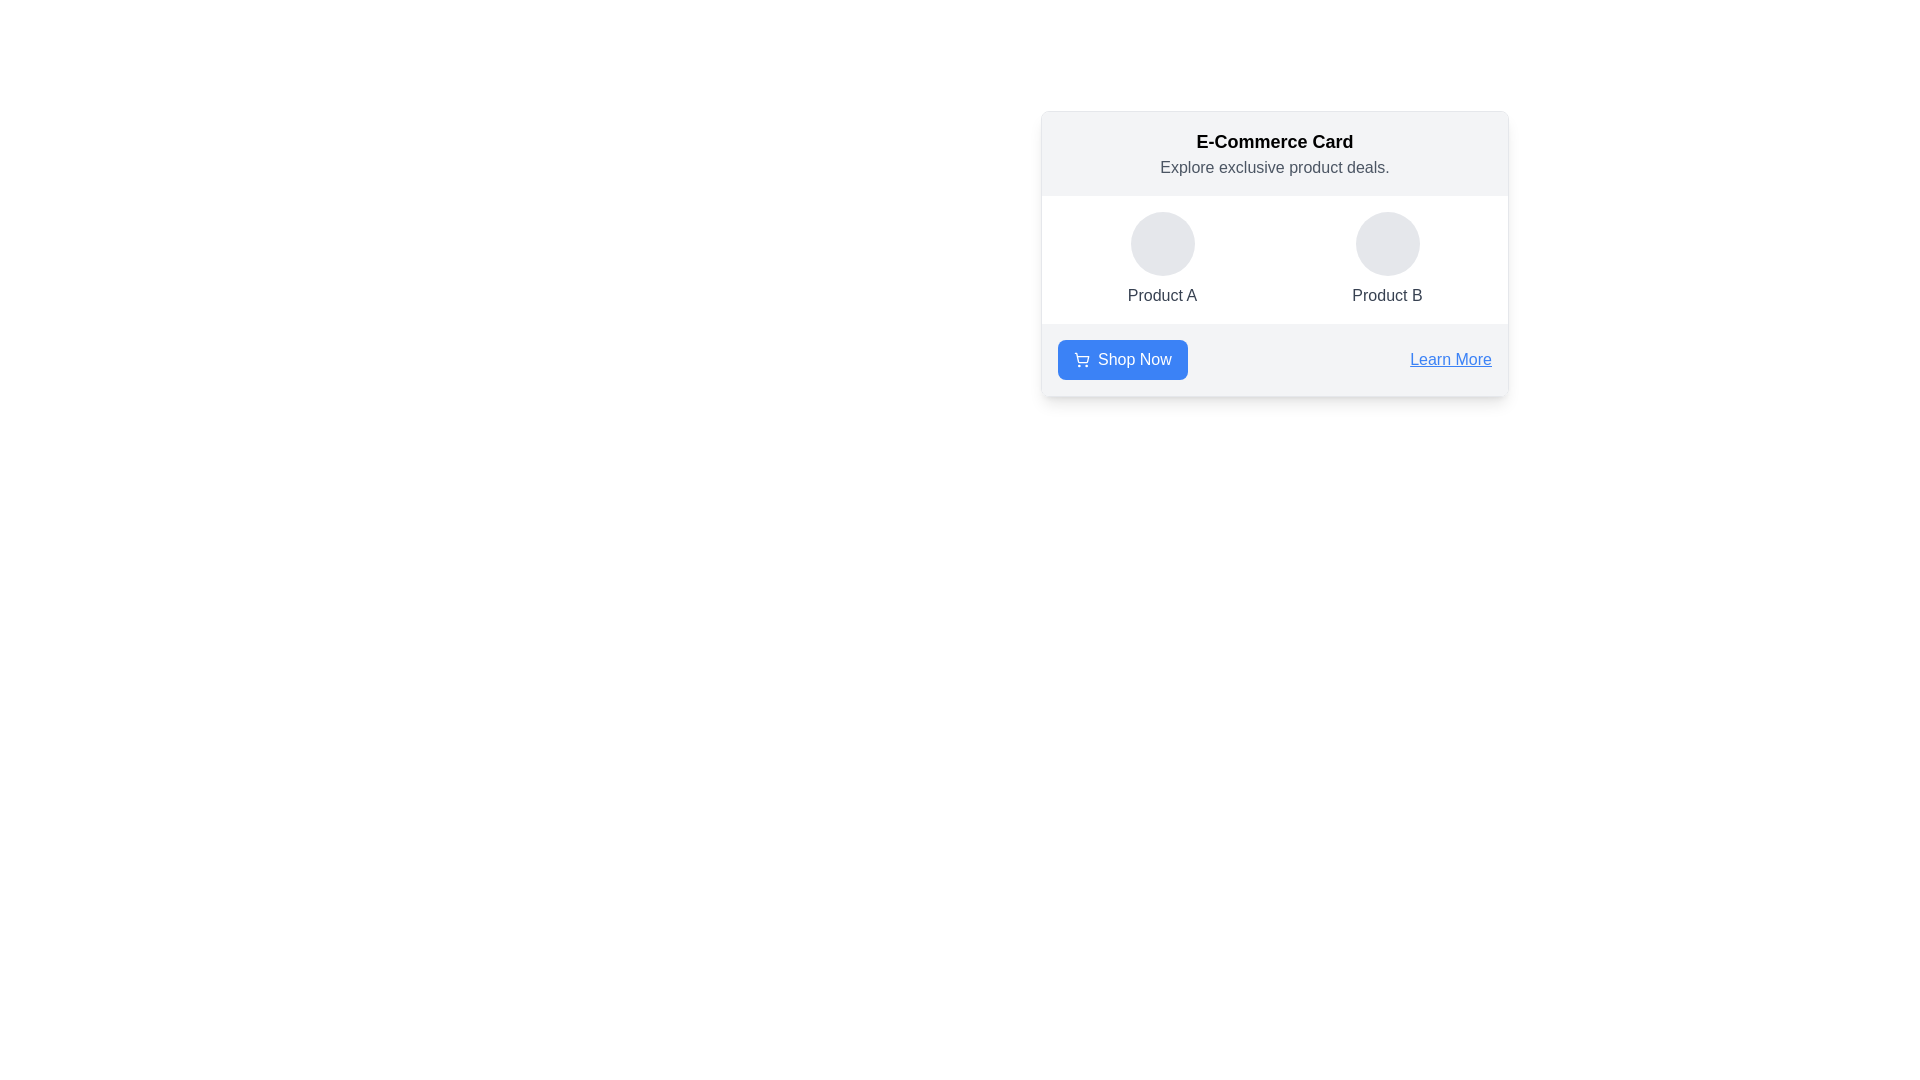 This screenshot has width=1920, height=1080. Describe the element at coordinates (1122, 358) in the screenshot. I see `the blue 'Shop Now' button with rounded edges` at that location.